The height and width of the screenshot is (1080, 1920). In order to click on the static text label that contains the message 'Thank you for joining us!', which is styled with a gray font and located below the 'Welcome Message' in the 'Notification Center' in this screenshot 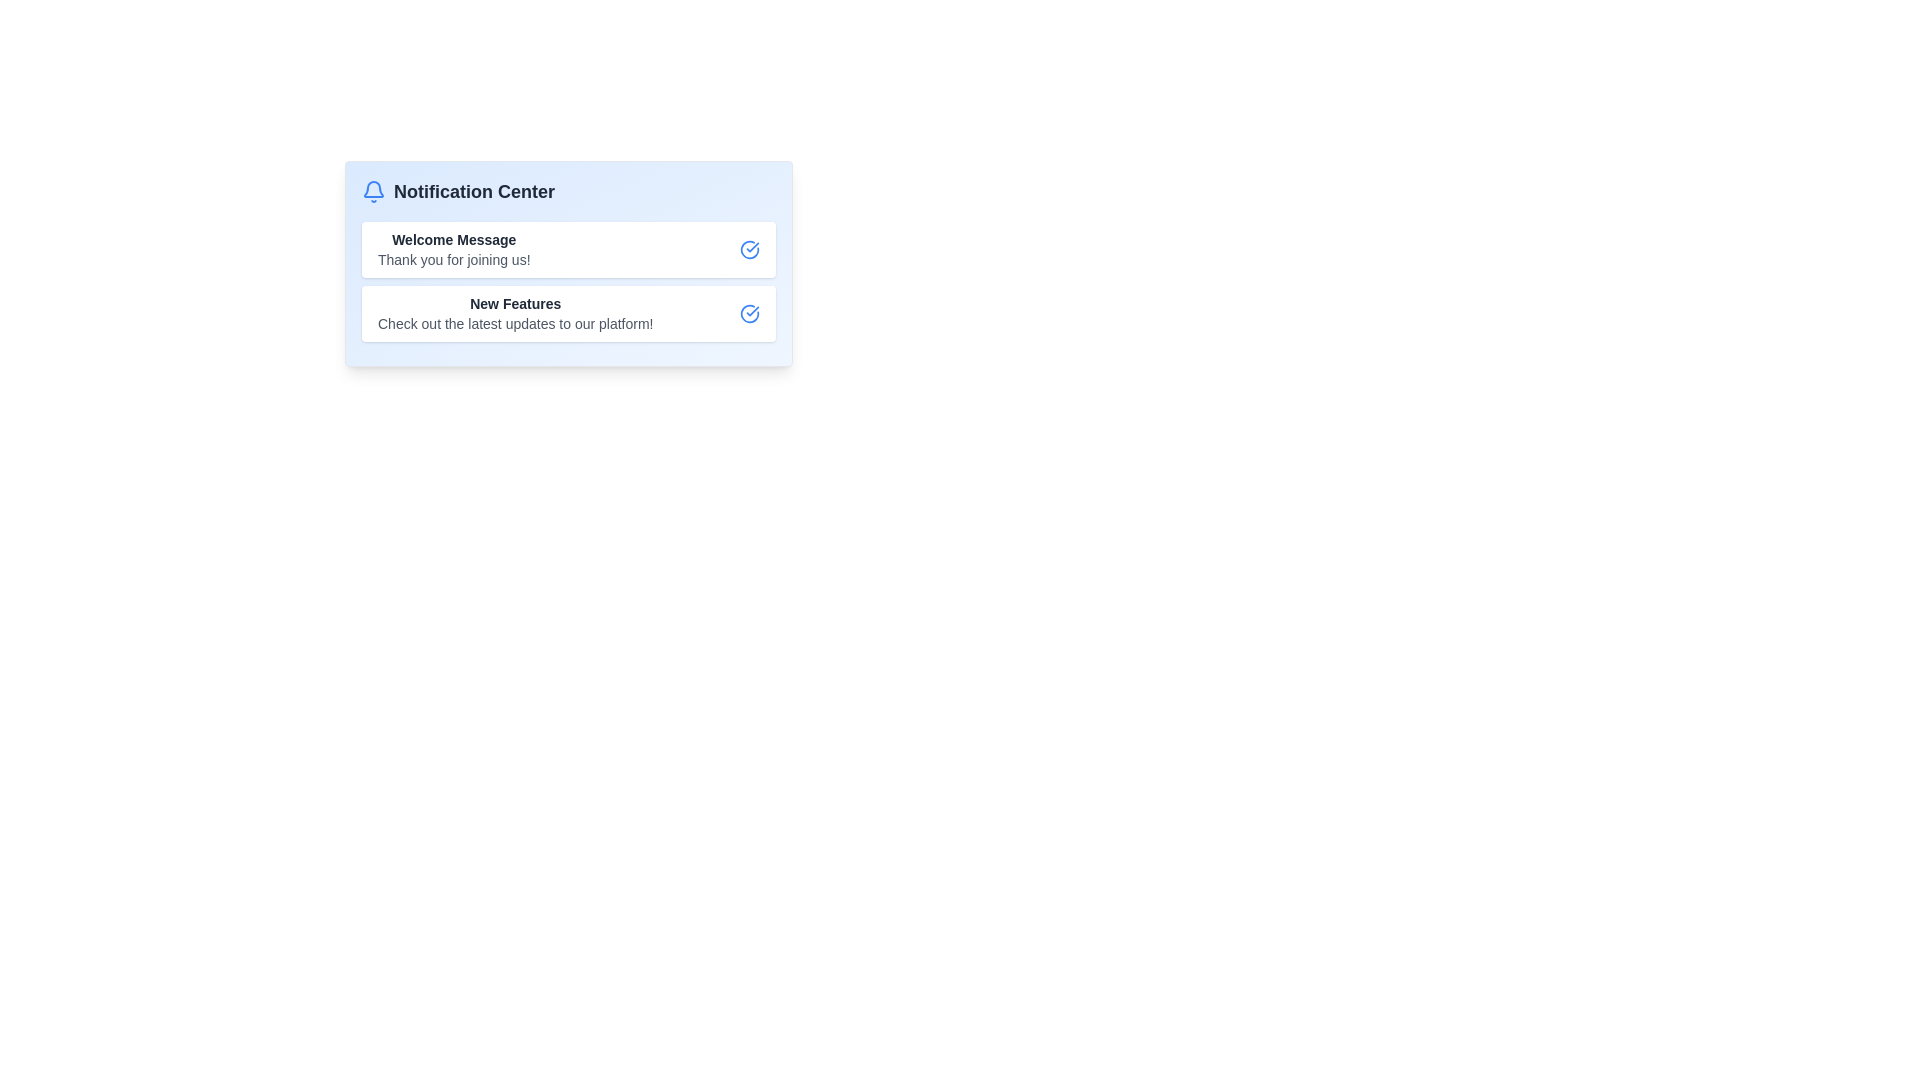, I will do `click(453, 258)`.